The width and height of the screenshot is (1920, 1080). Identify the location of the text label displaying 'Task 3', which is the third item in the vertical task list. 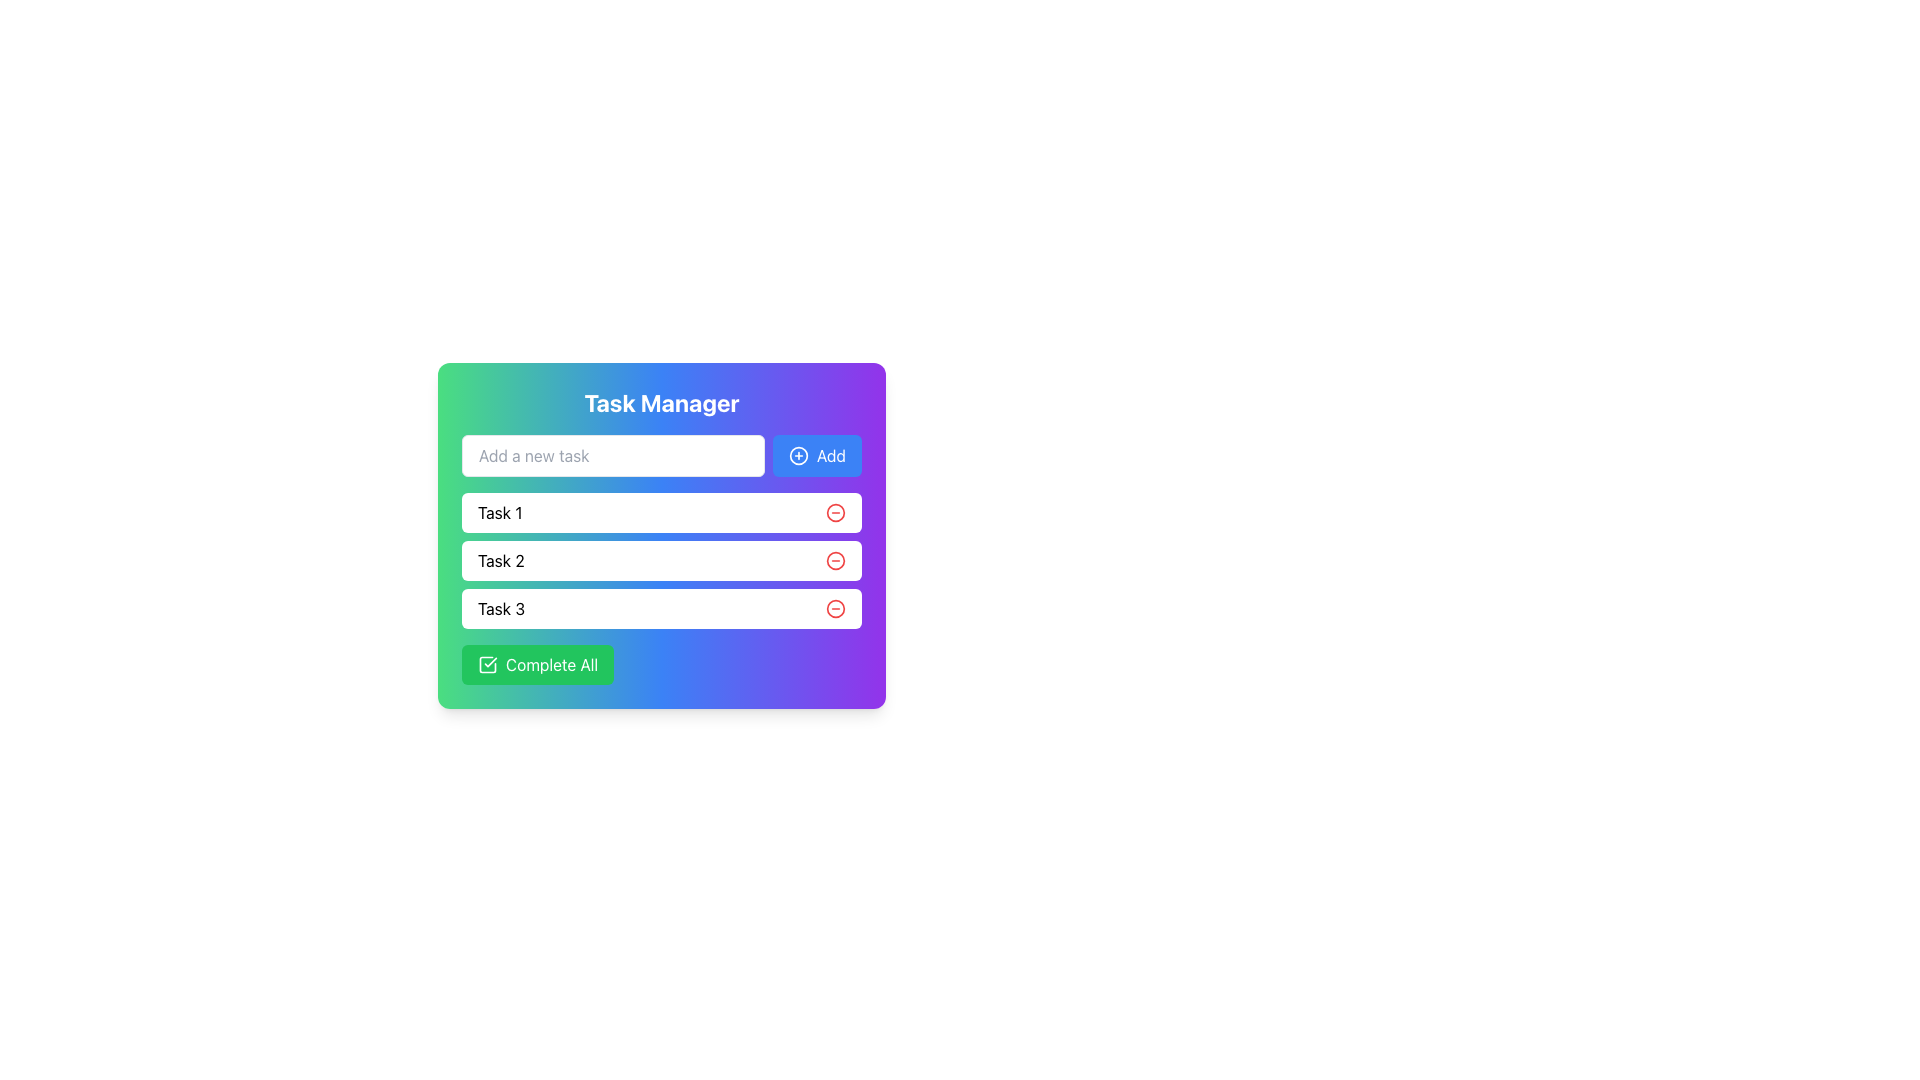
(501, 608).